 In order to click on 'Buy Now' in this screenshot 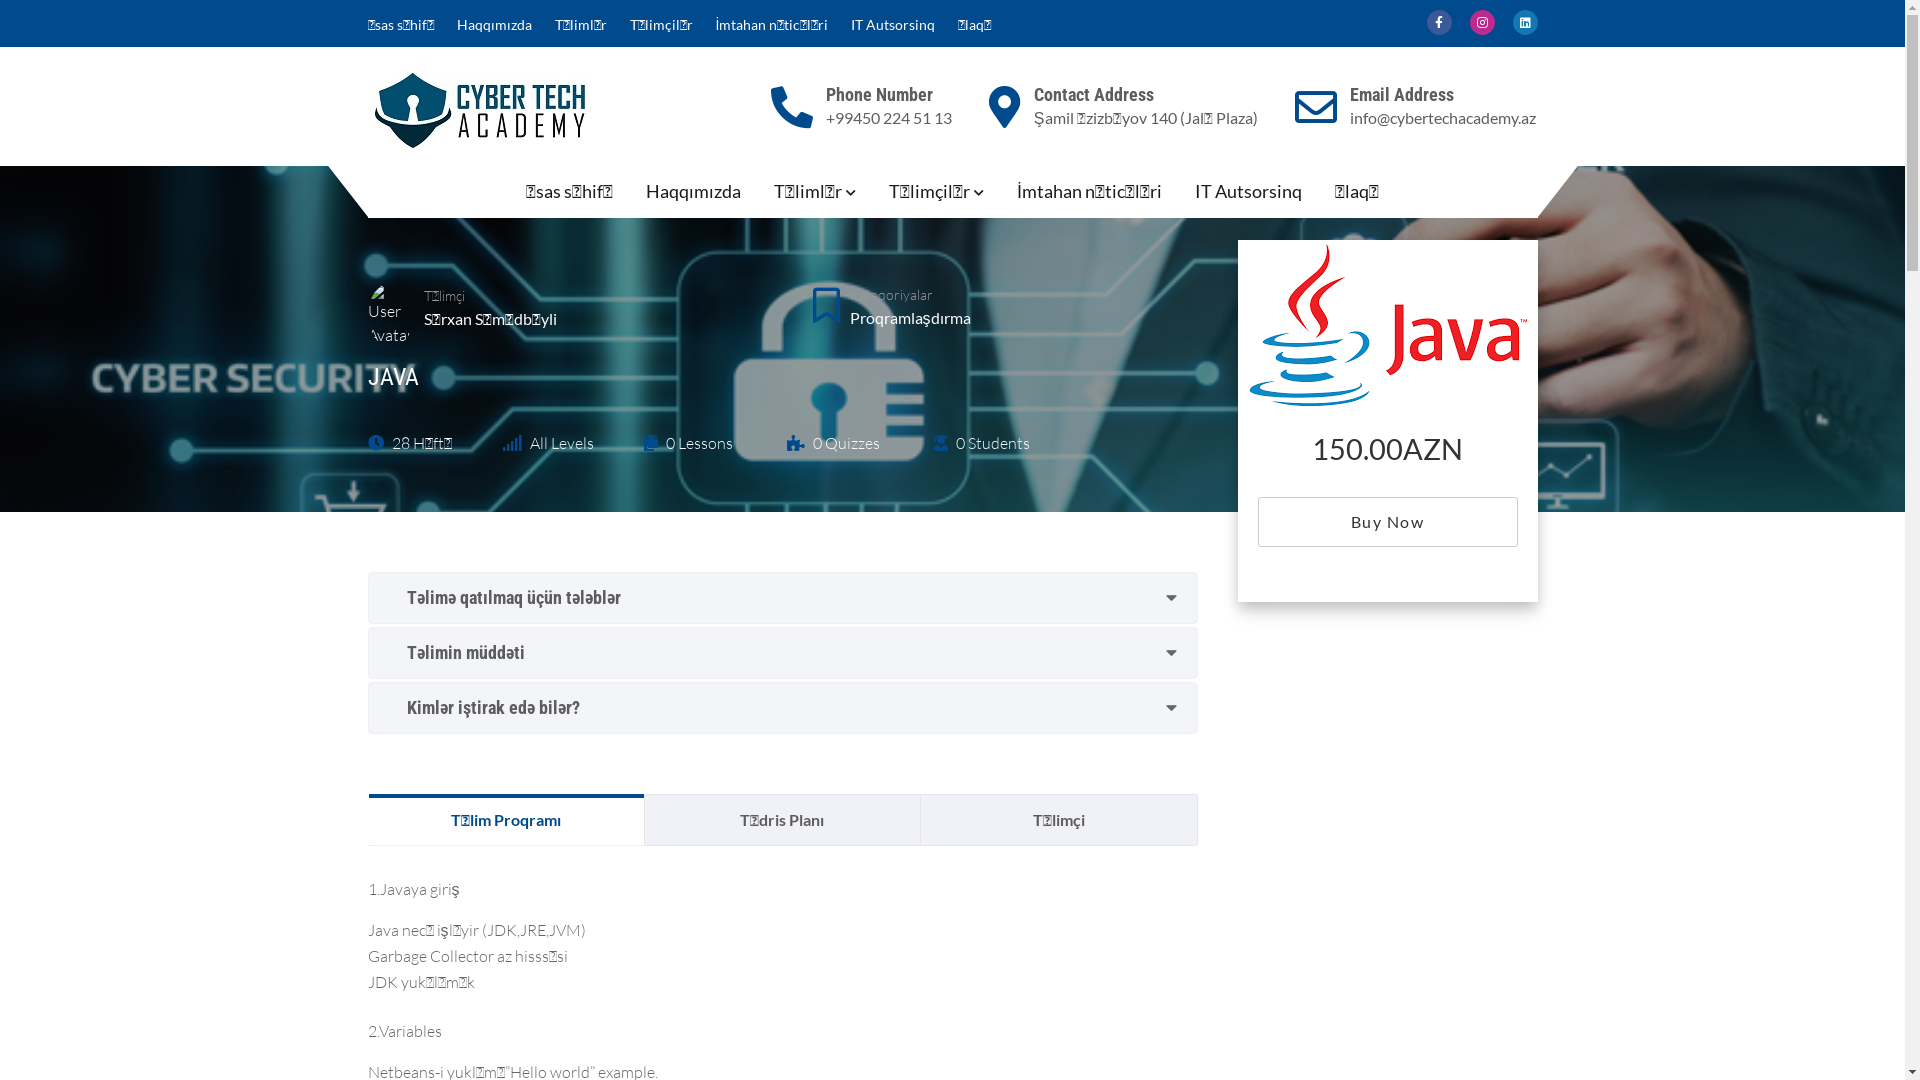, I will do `click(1256, 520)`.